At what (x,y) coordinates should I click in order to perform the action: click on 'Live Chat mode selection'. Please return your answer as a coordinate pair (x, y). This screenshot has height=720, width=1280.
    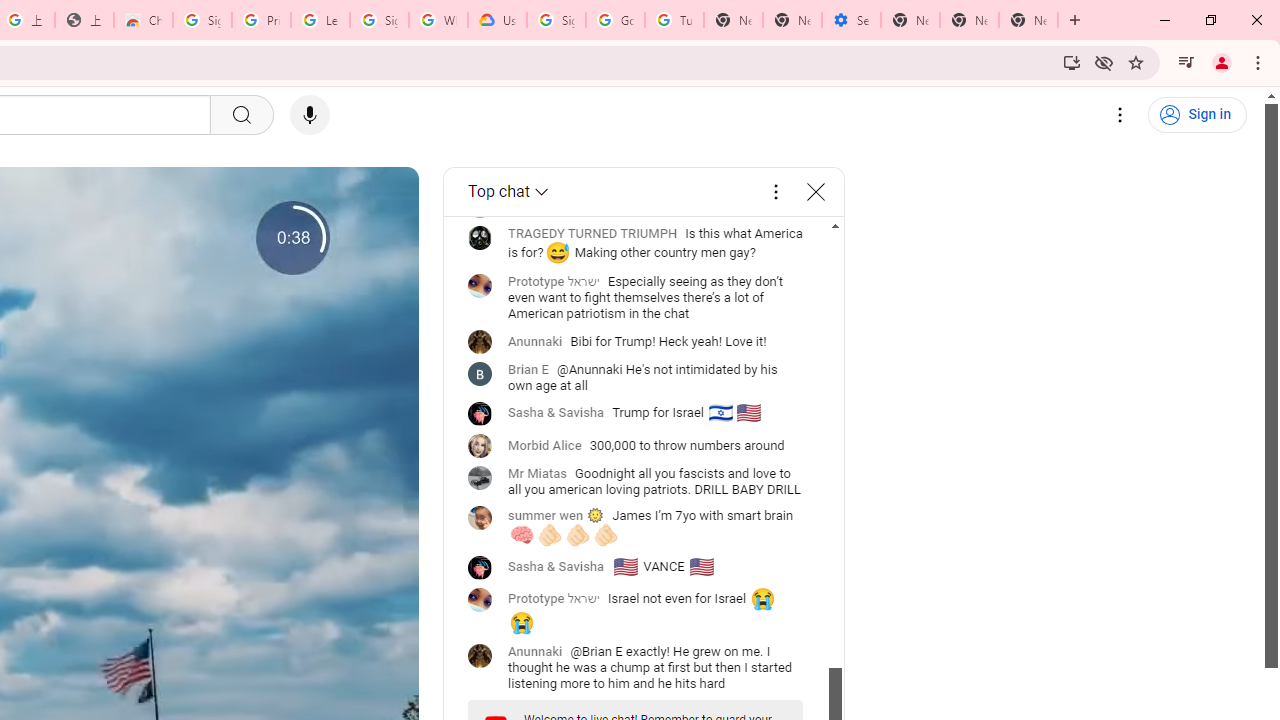
    Looking at the image, I should click on (510, 191).